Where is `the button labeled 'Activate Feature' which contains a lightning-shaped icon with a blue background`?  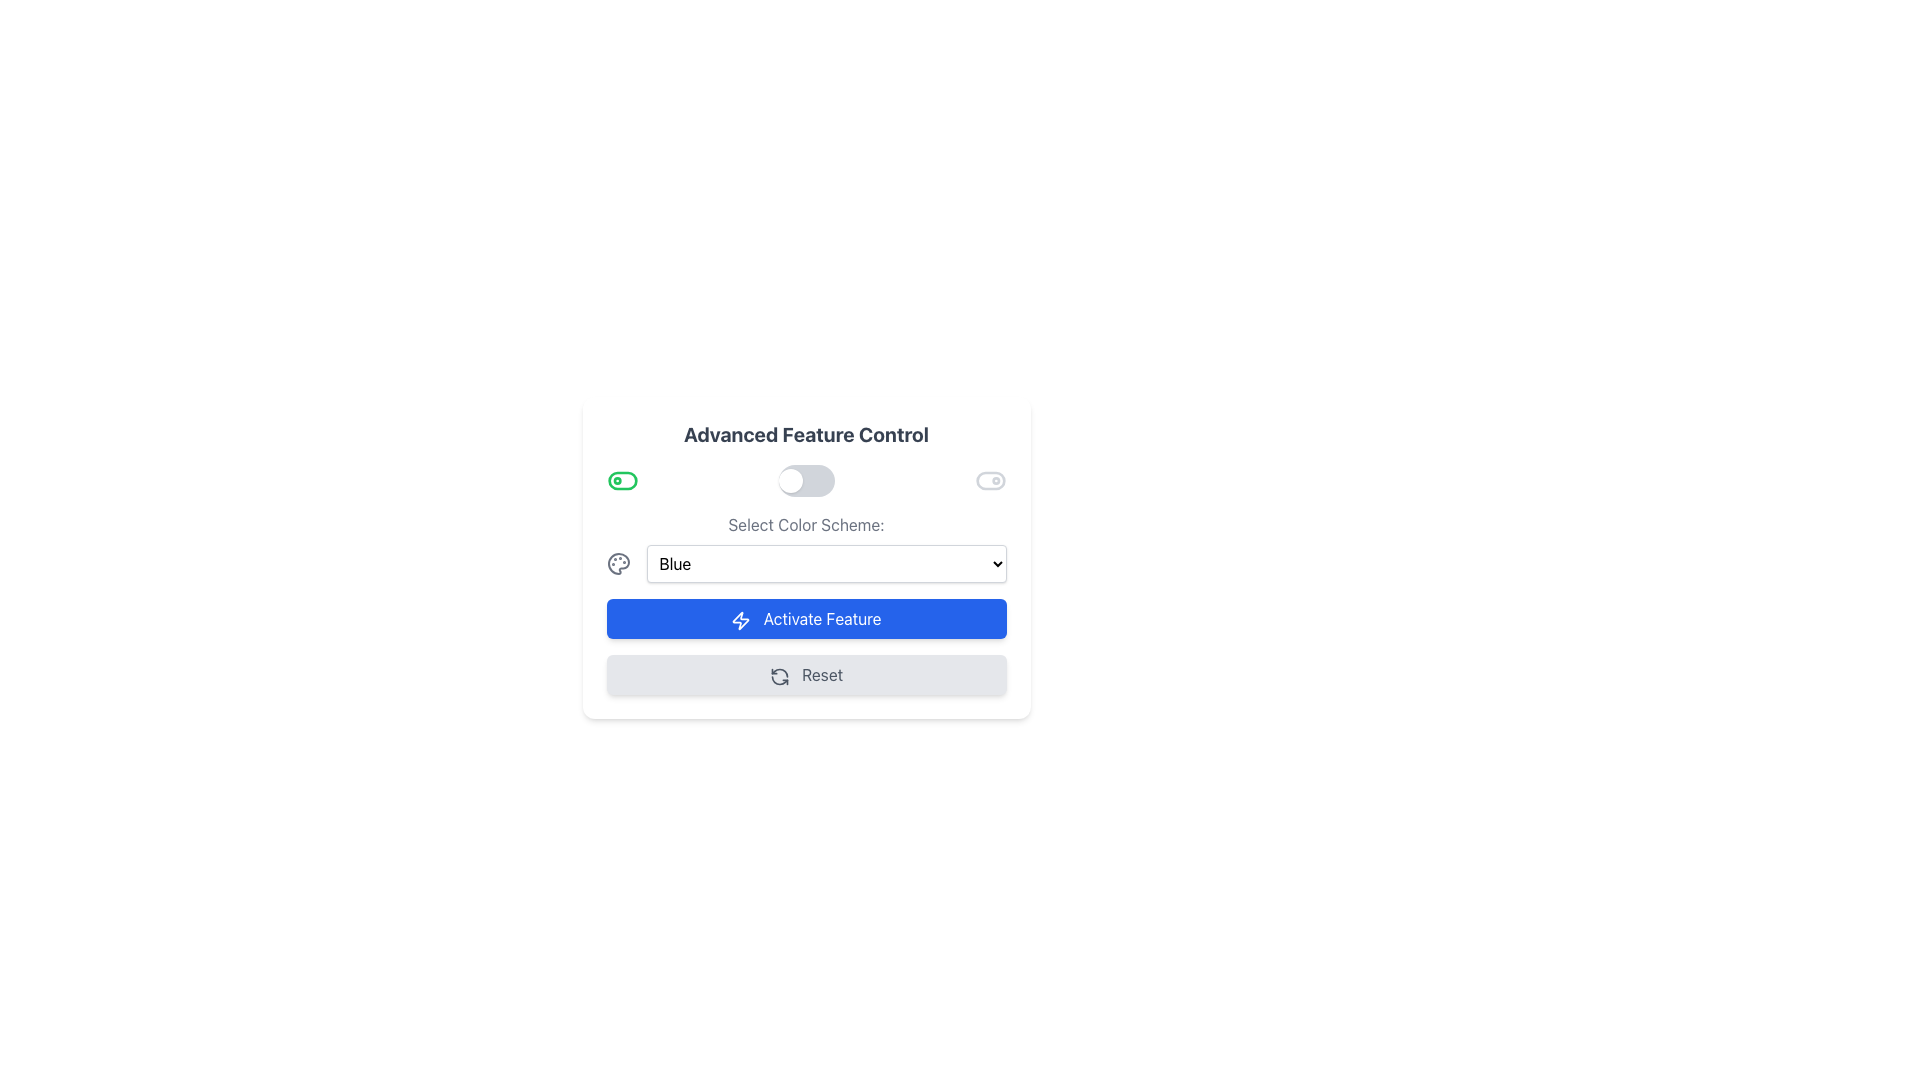
the button labeled 'Activate Feature' which contains a lightning-shaped icon with a blue background is located at coordinates (740, 619).